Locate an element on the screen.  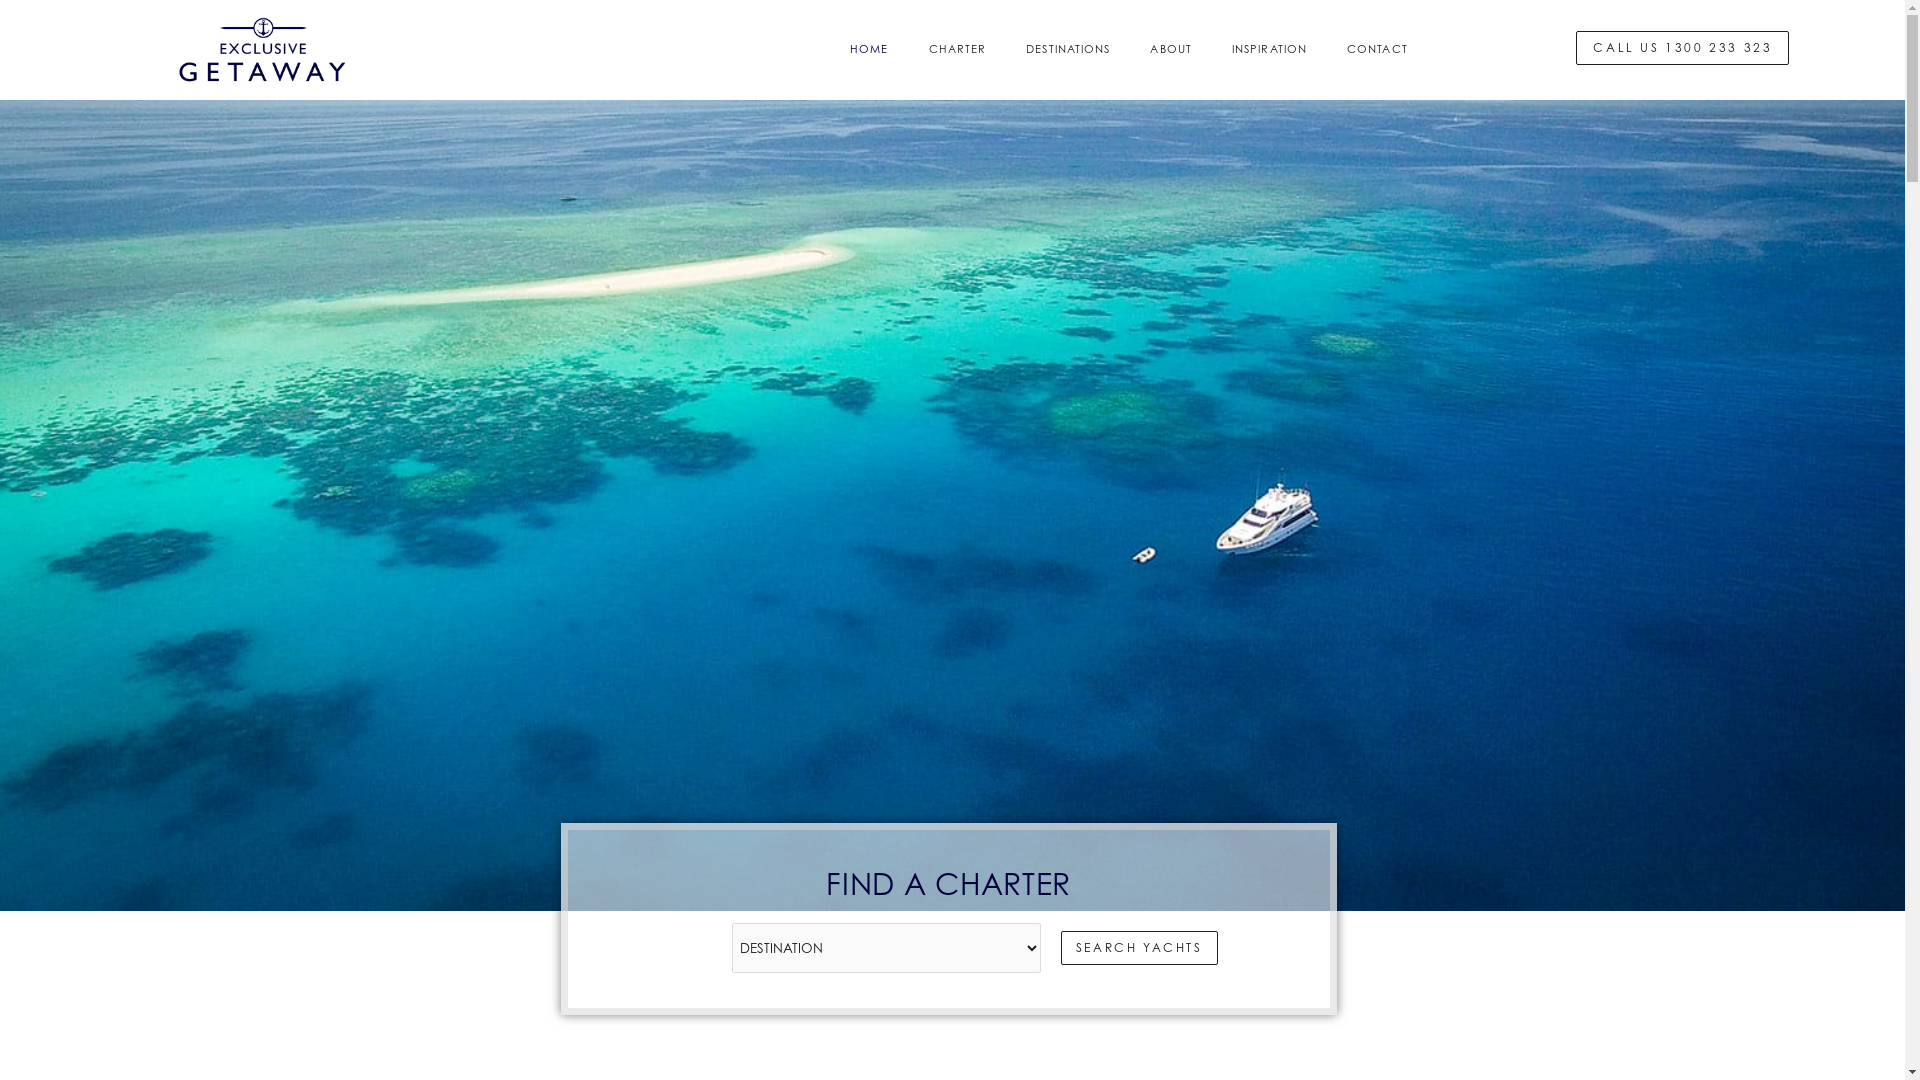
'DESTINATIONS' is located at coordinates (1066, 82).